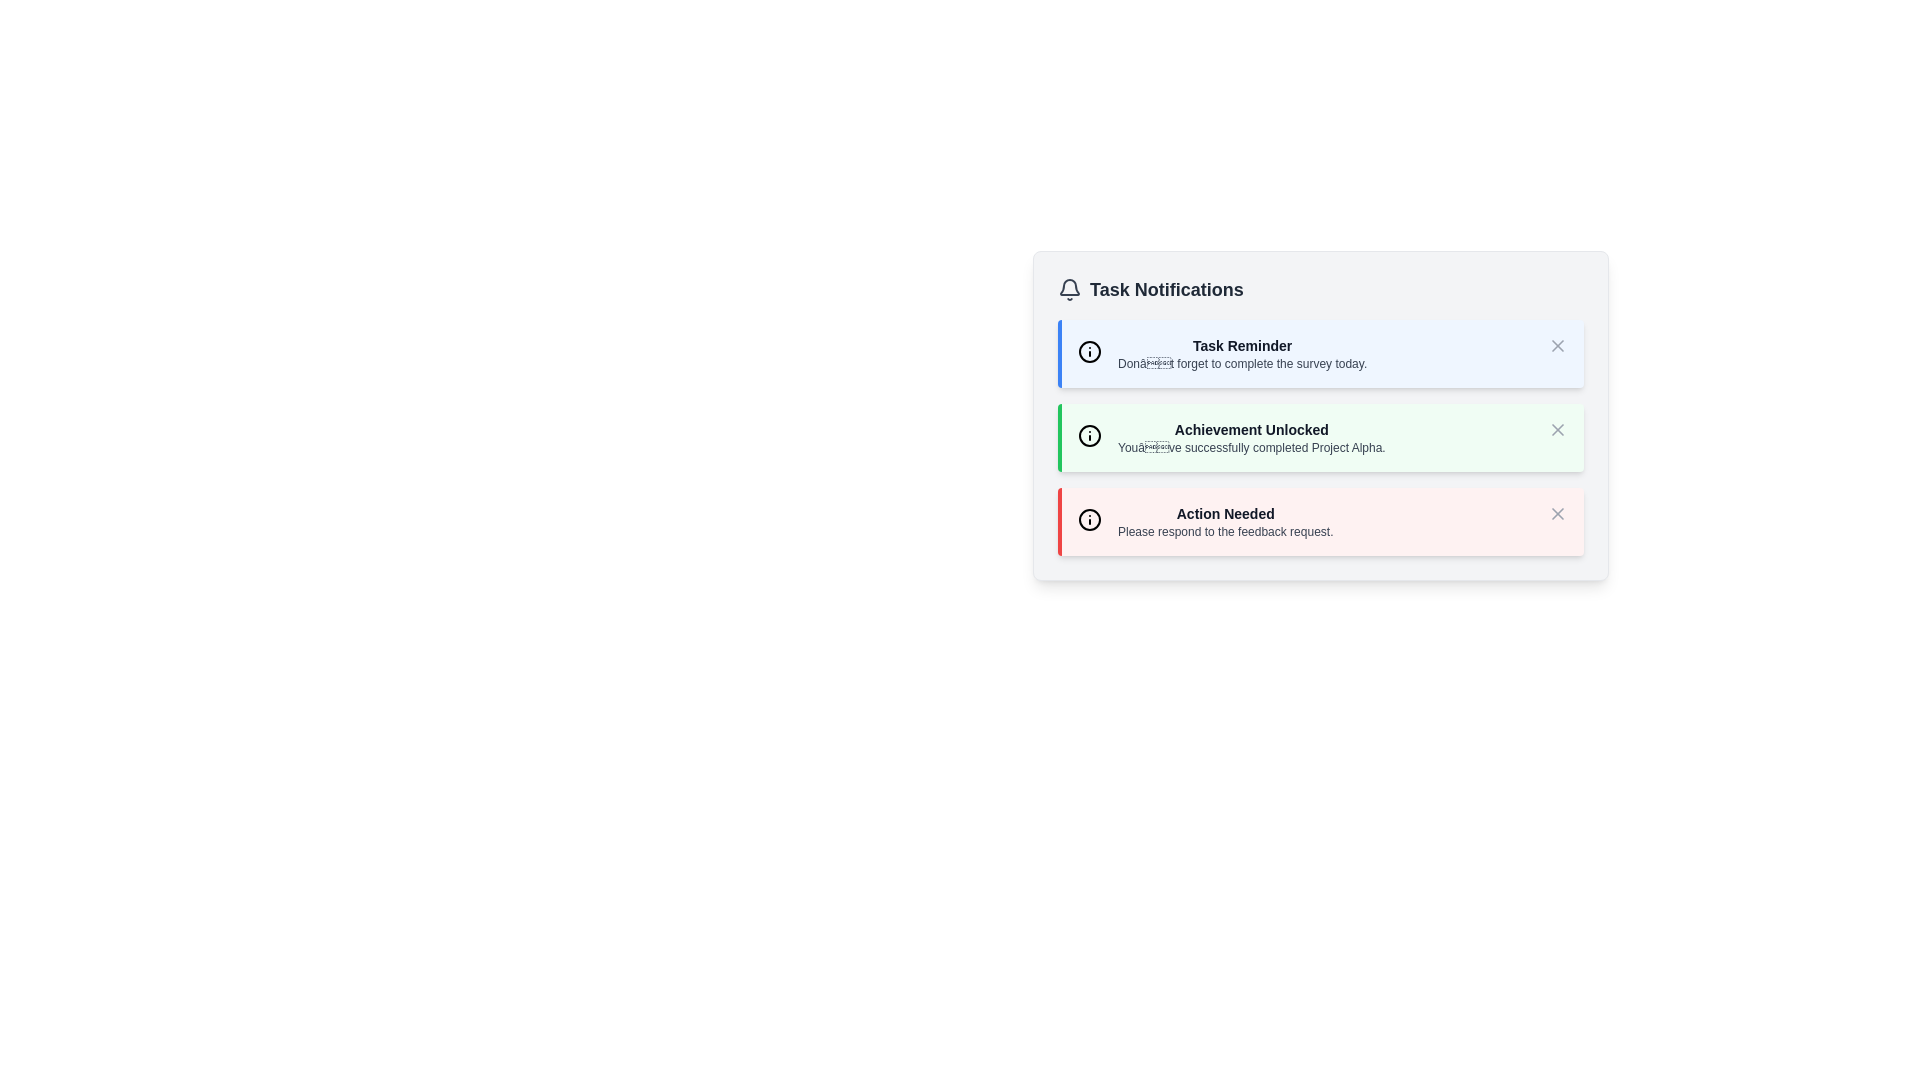 This screenshot has width=1920, height=1080. I want to click on the close button located in the upper-right corner of the green-highlighted notification card titled 'Achievement Unlocked', so click(1557, 428).